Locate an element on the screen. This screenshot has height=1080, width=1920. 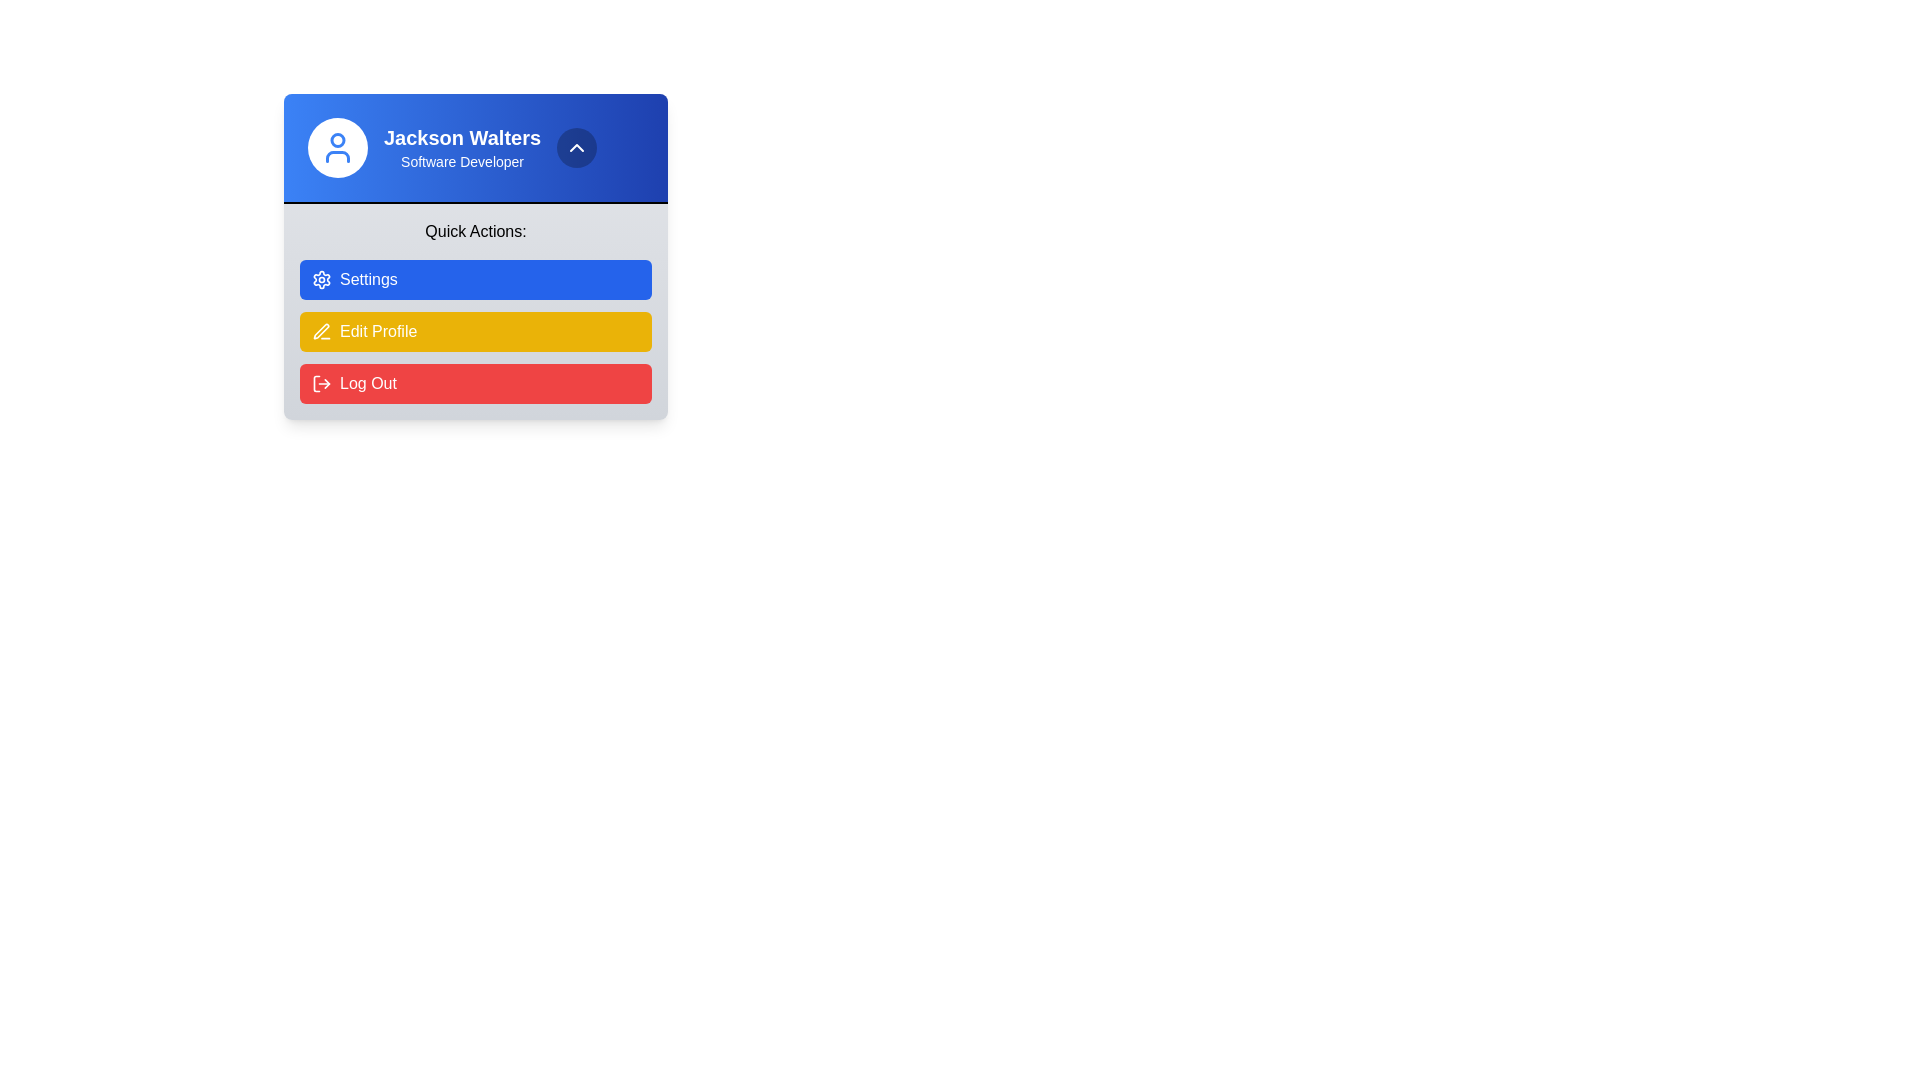
the profile edit button located centrally in the 'Quick Actions' section, which is the second button in a vertical stack between the 'Settings' and 'Log Out' buttons is located at coordinates (474, 329).